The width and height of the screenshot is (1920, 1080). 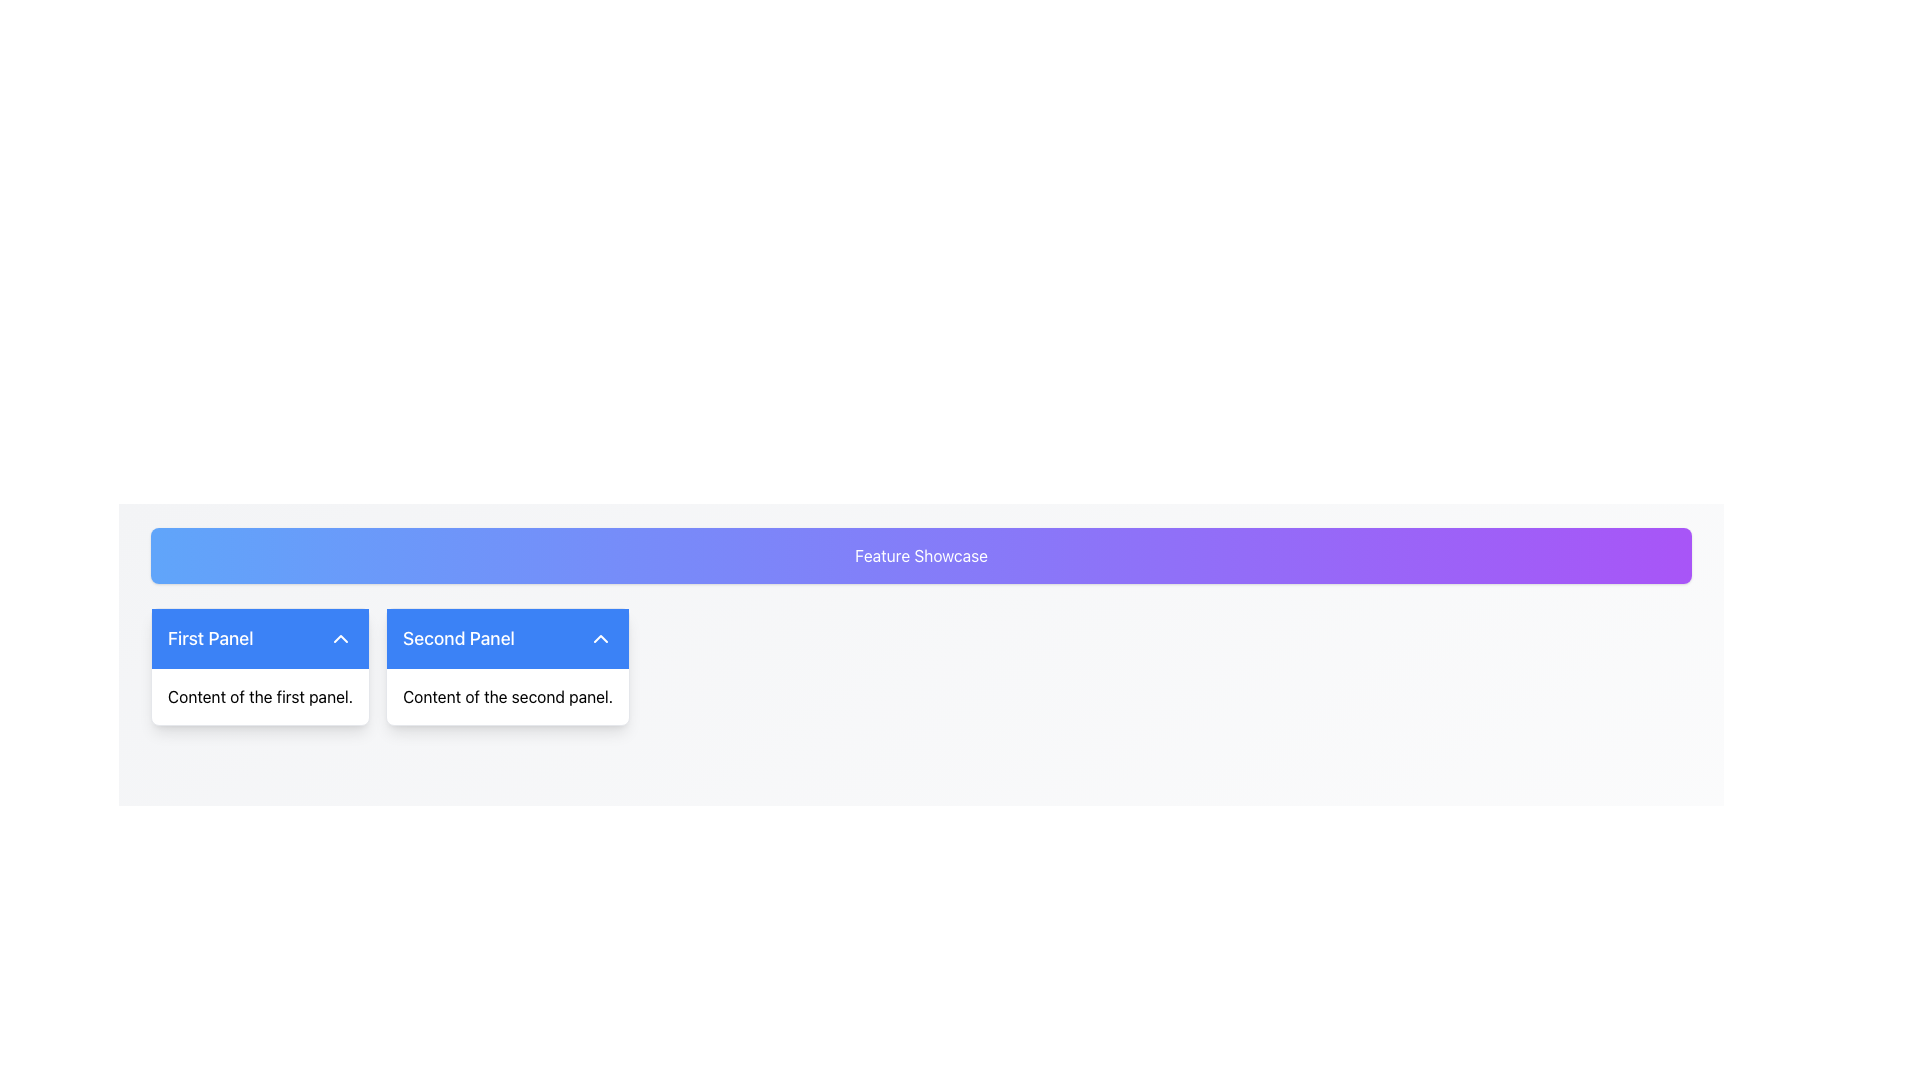 What do you see at coordinates (210, 639) in the screenshot?
I see `the text label for the first collapsible panel located on the left-side panel of a row with two panels` at bounding box center [210, 639].